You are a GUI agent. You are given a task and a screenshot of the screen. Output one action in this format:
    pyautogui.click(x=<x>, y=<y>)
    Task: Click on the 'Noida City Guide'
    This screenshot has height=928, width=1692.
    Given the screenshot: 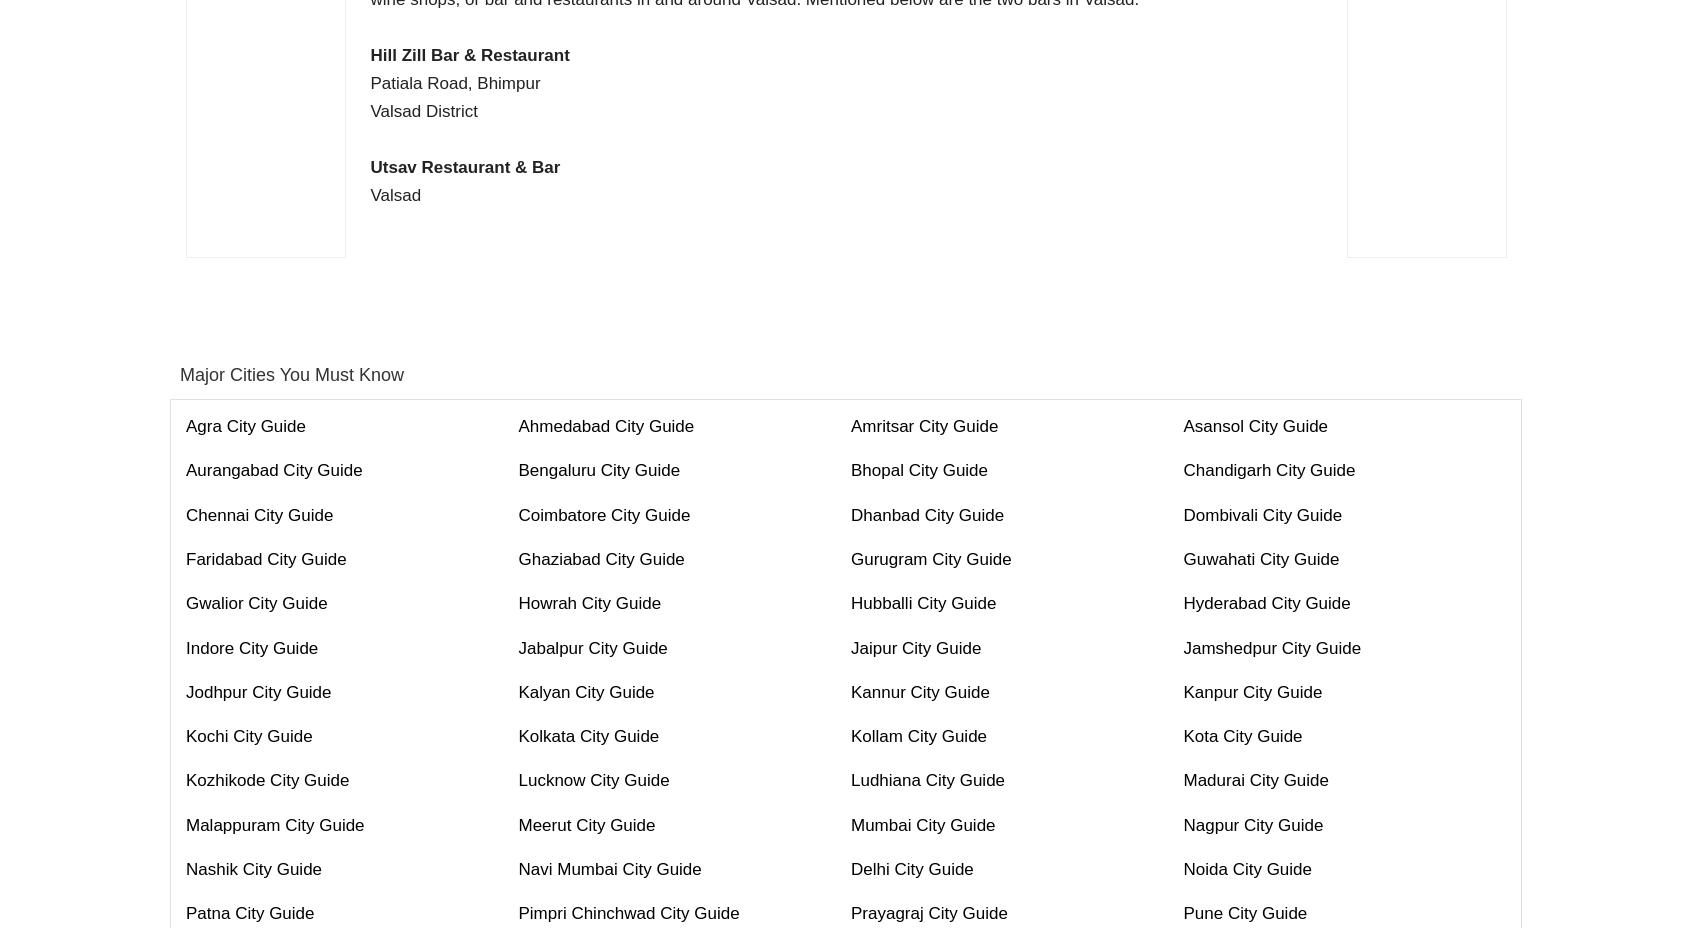 What is the action you would take?
    pyautogui.click(x=1247, y=869)
    